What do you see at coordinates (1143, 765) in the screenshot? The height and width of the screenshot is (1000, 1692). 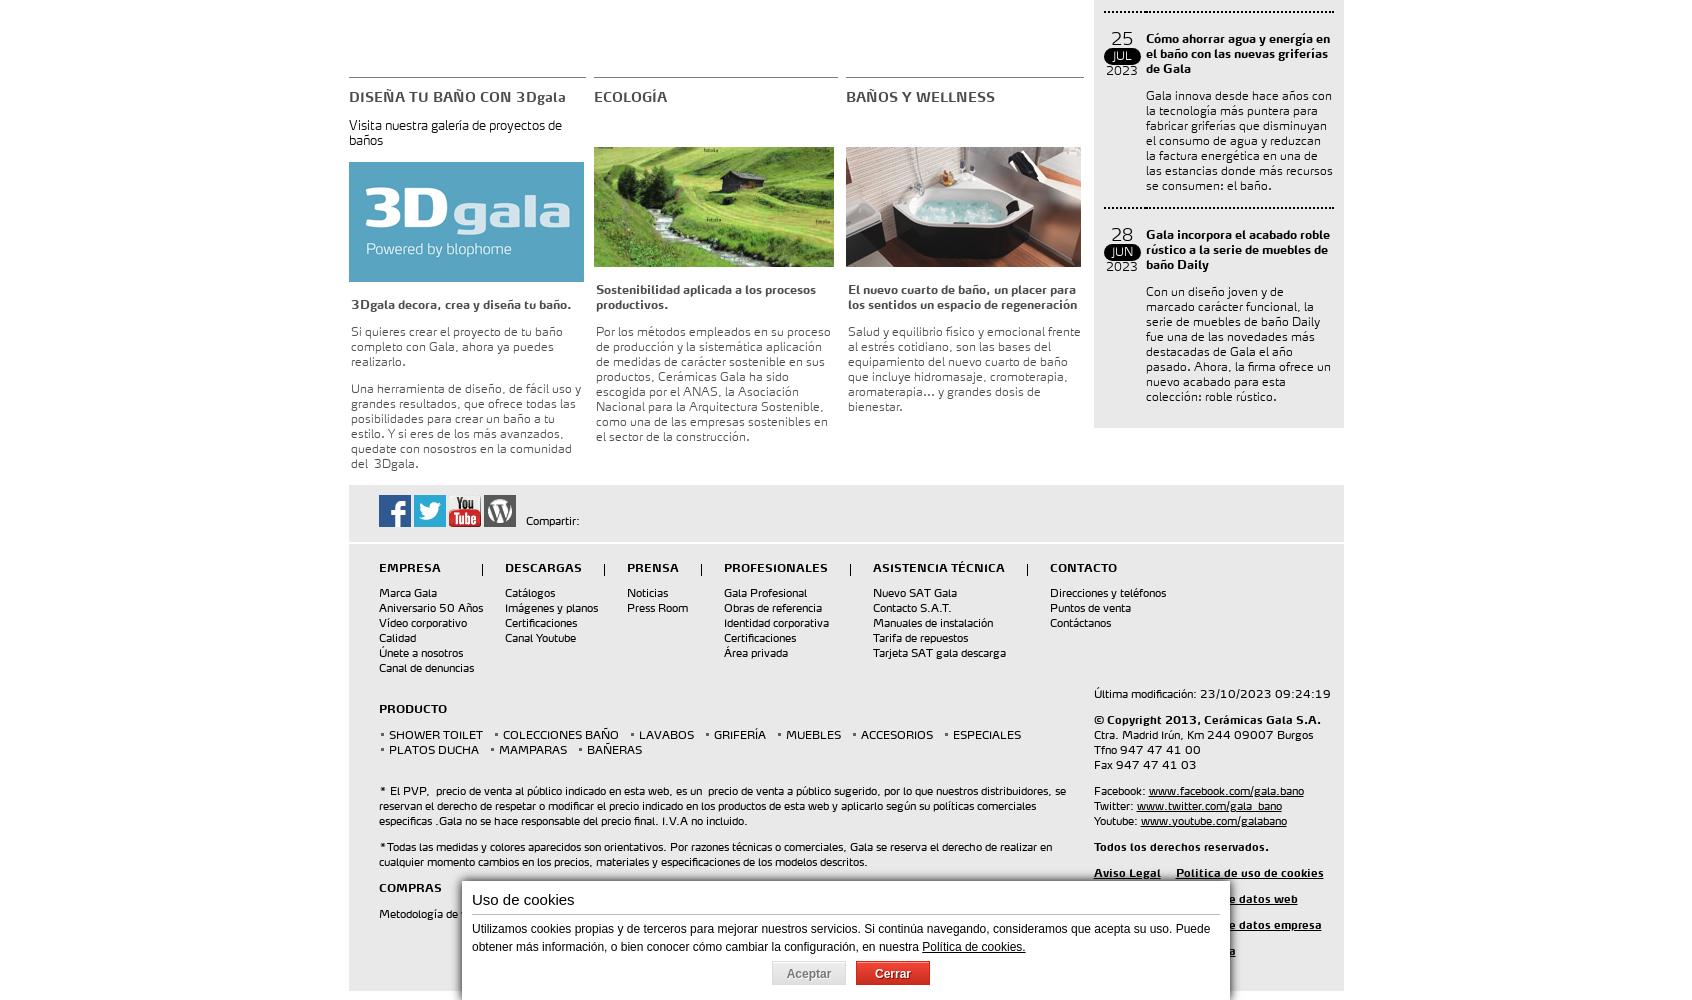 I see `'Fax 947 47 41 03'` at bounding box center [1143, 765].